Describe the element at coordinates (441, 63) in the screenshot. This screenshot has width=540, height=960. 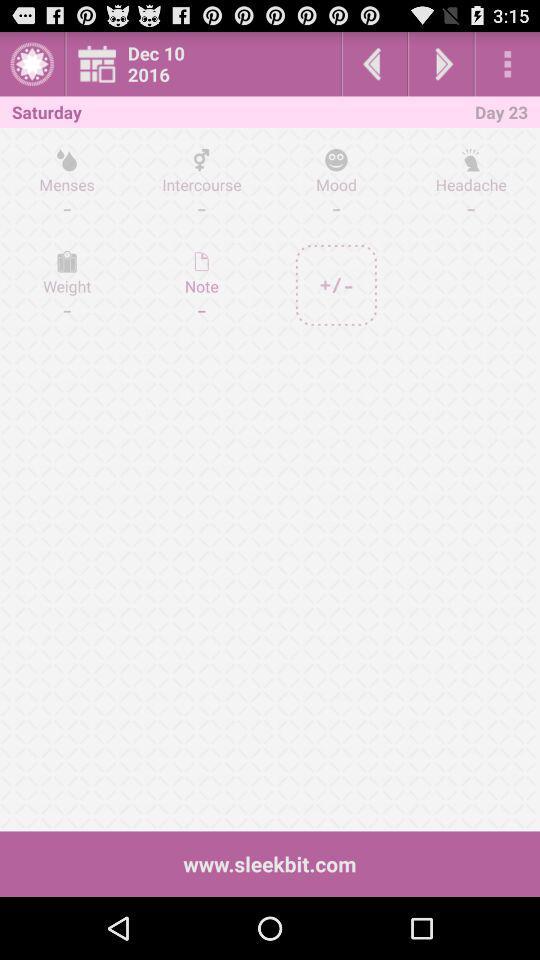
I see `next day` at that location.